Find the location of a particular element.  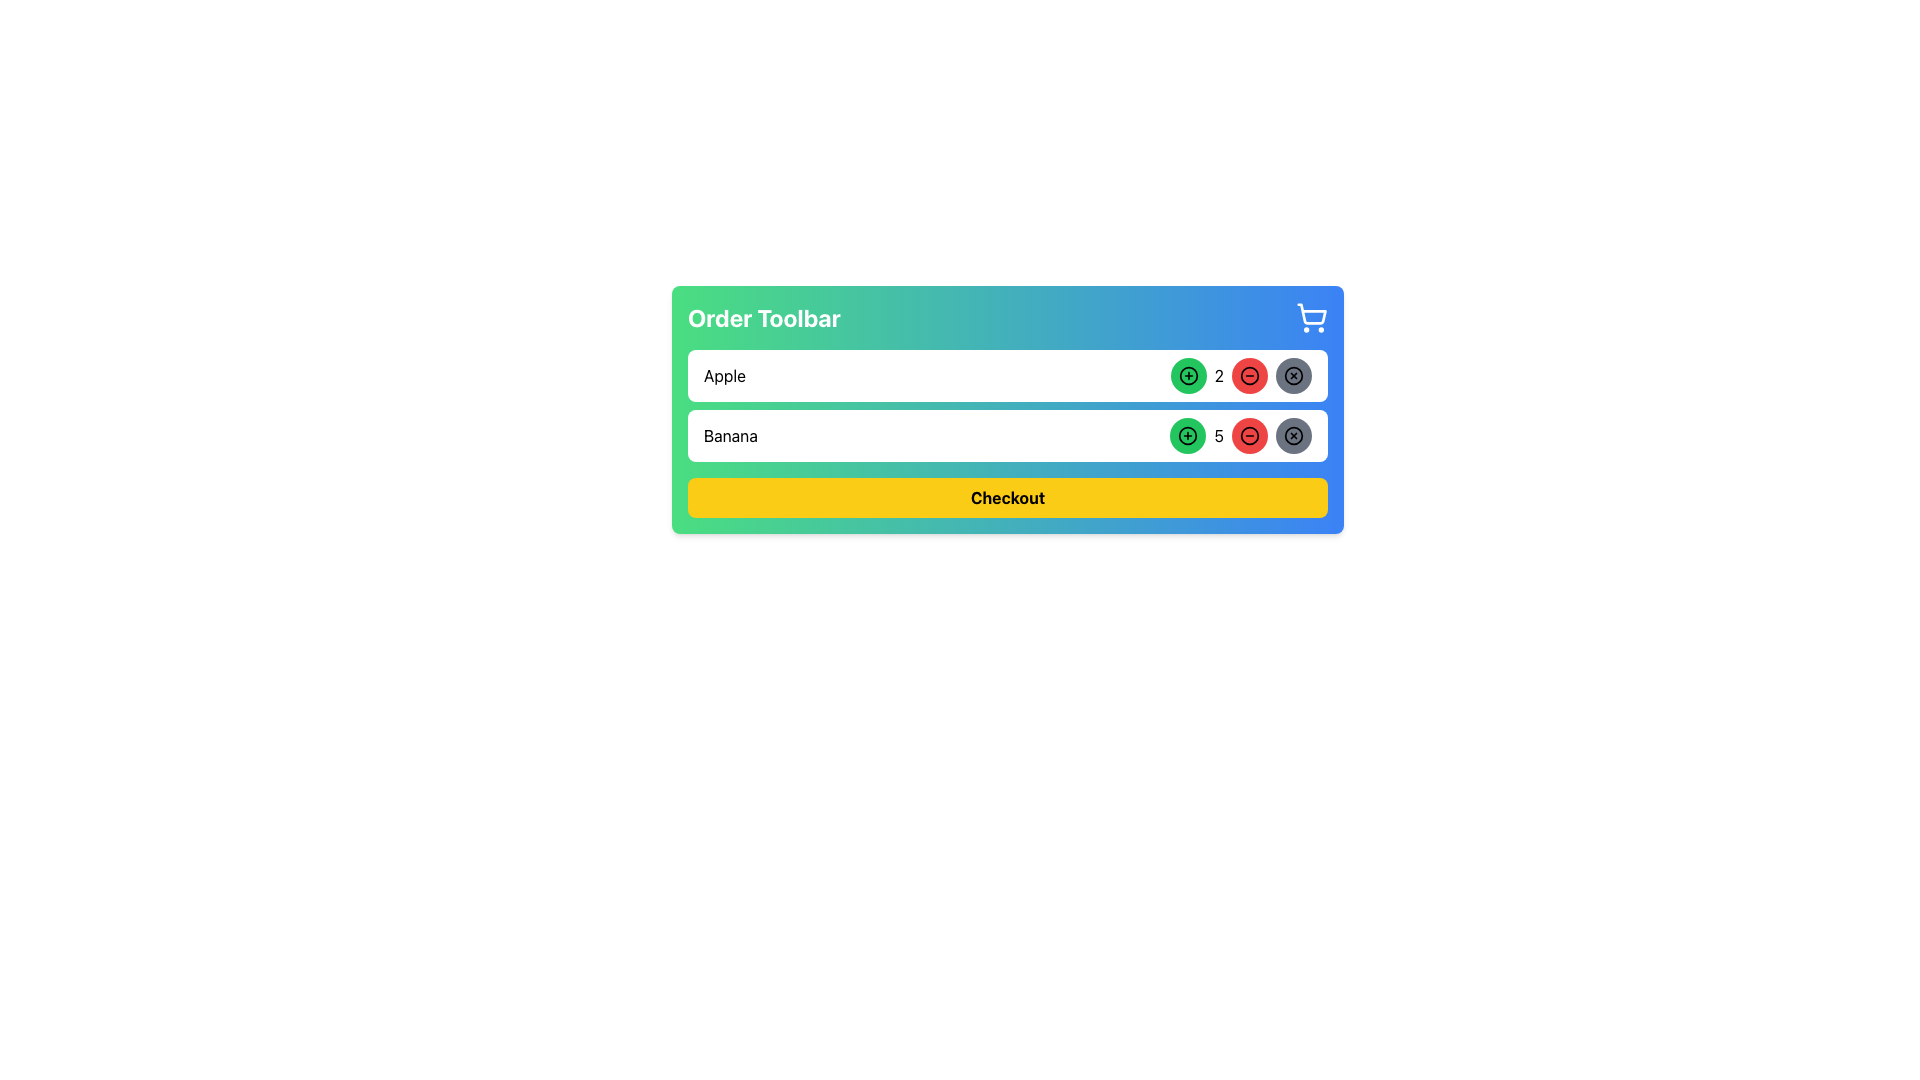

the circular green button with a black plus symbol, located in the second row of the toolbar, to increment the value is located at coordinates (1188, 434).